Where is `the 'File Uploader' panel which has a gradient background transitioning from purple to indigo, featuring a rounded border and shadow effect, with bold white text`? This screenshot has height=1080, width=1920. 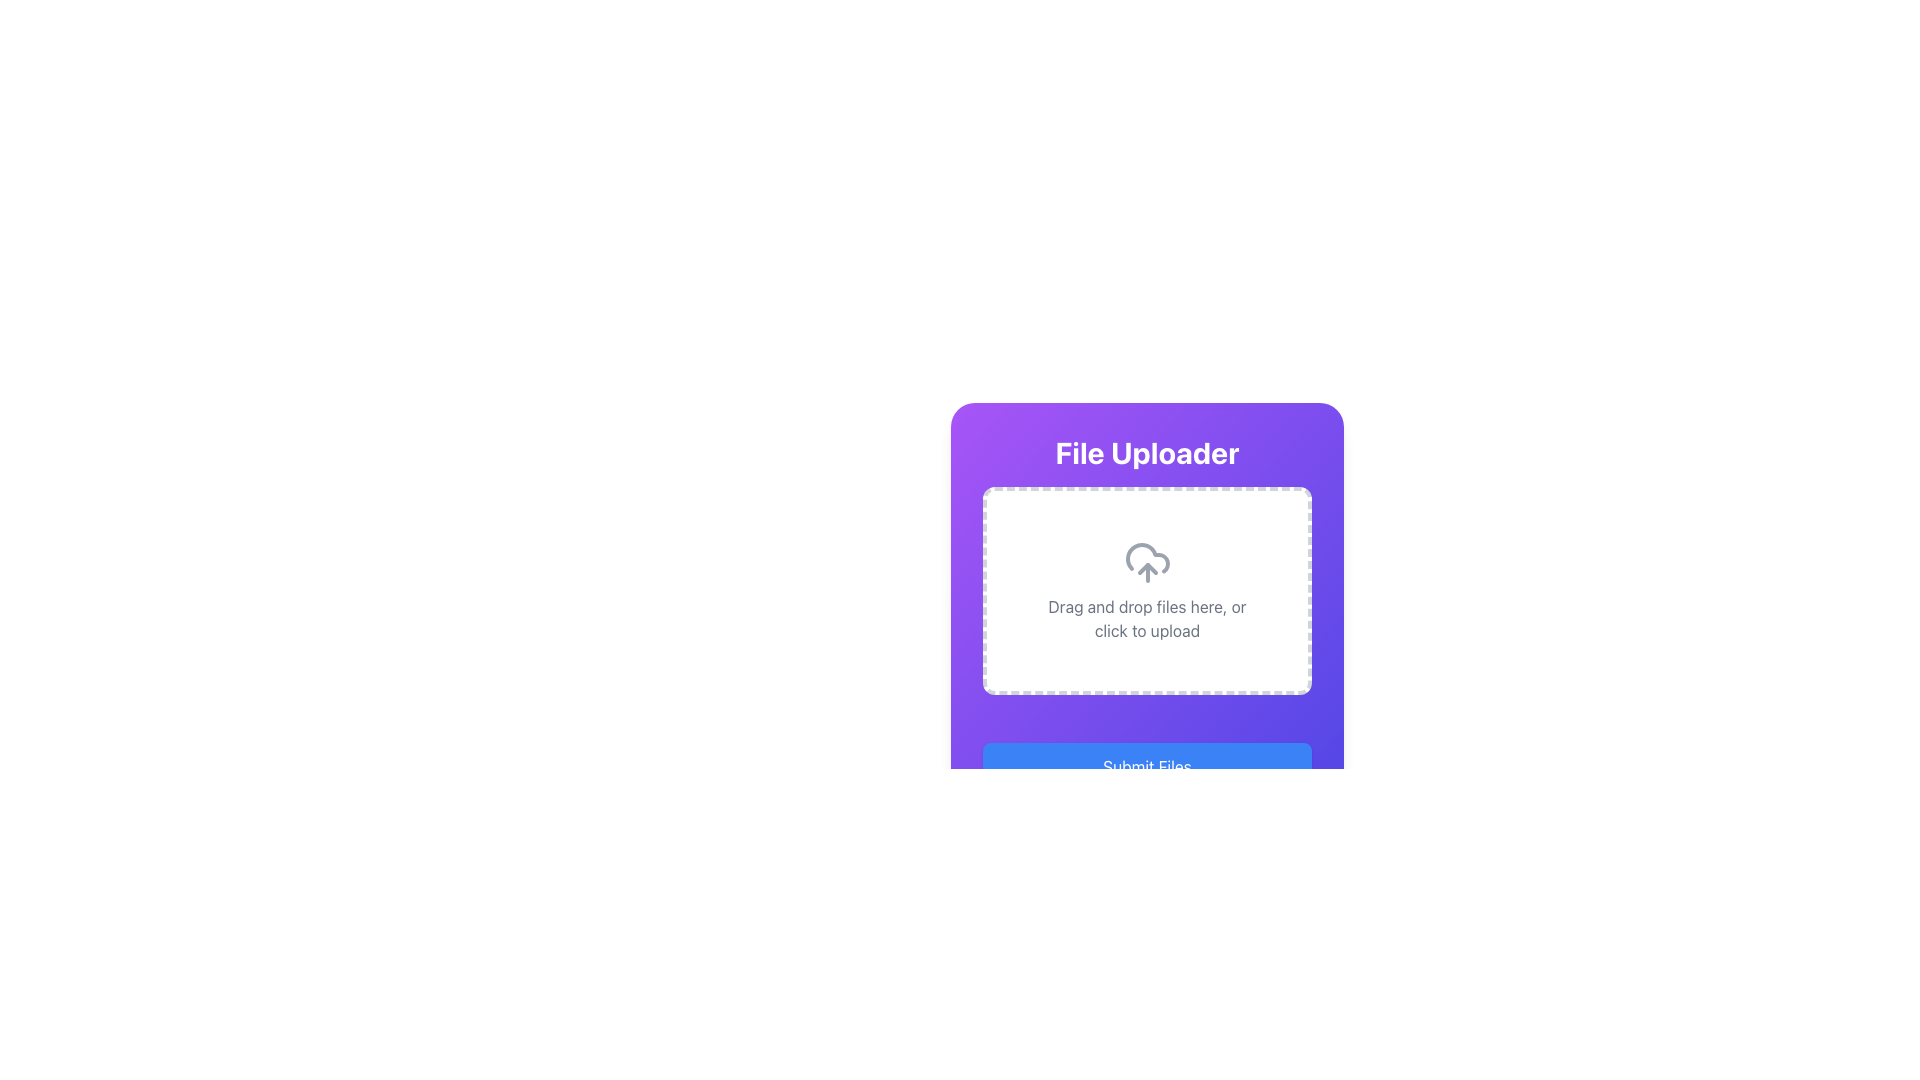
the 'File Uploader' panel which has a gradient background transitioning from purple to indigo, featuring a rounded border and shadow effect, with bold white text is located at coordinates (1147, 612).